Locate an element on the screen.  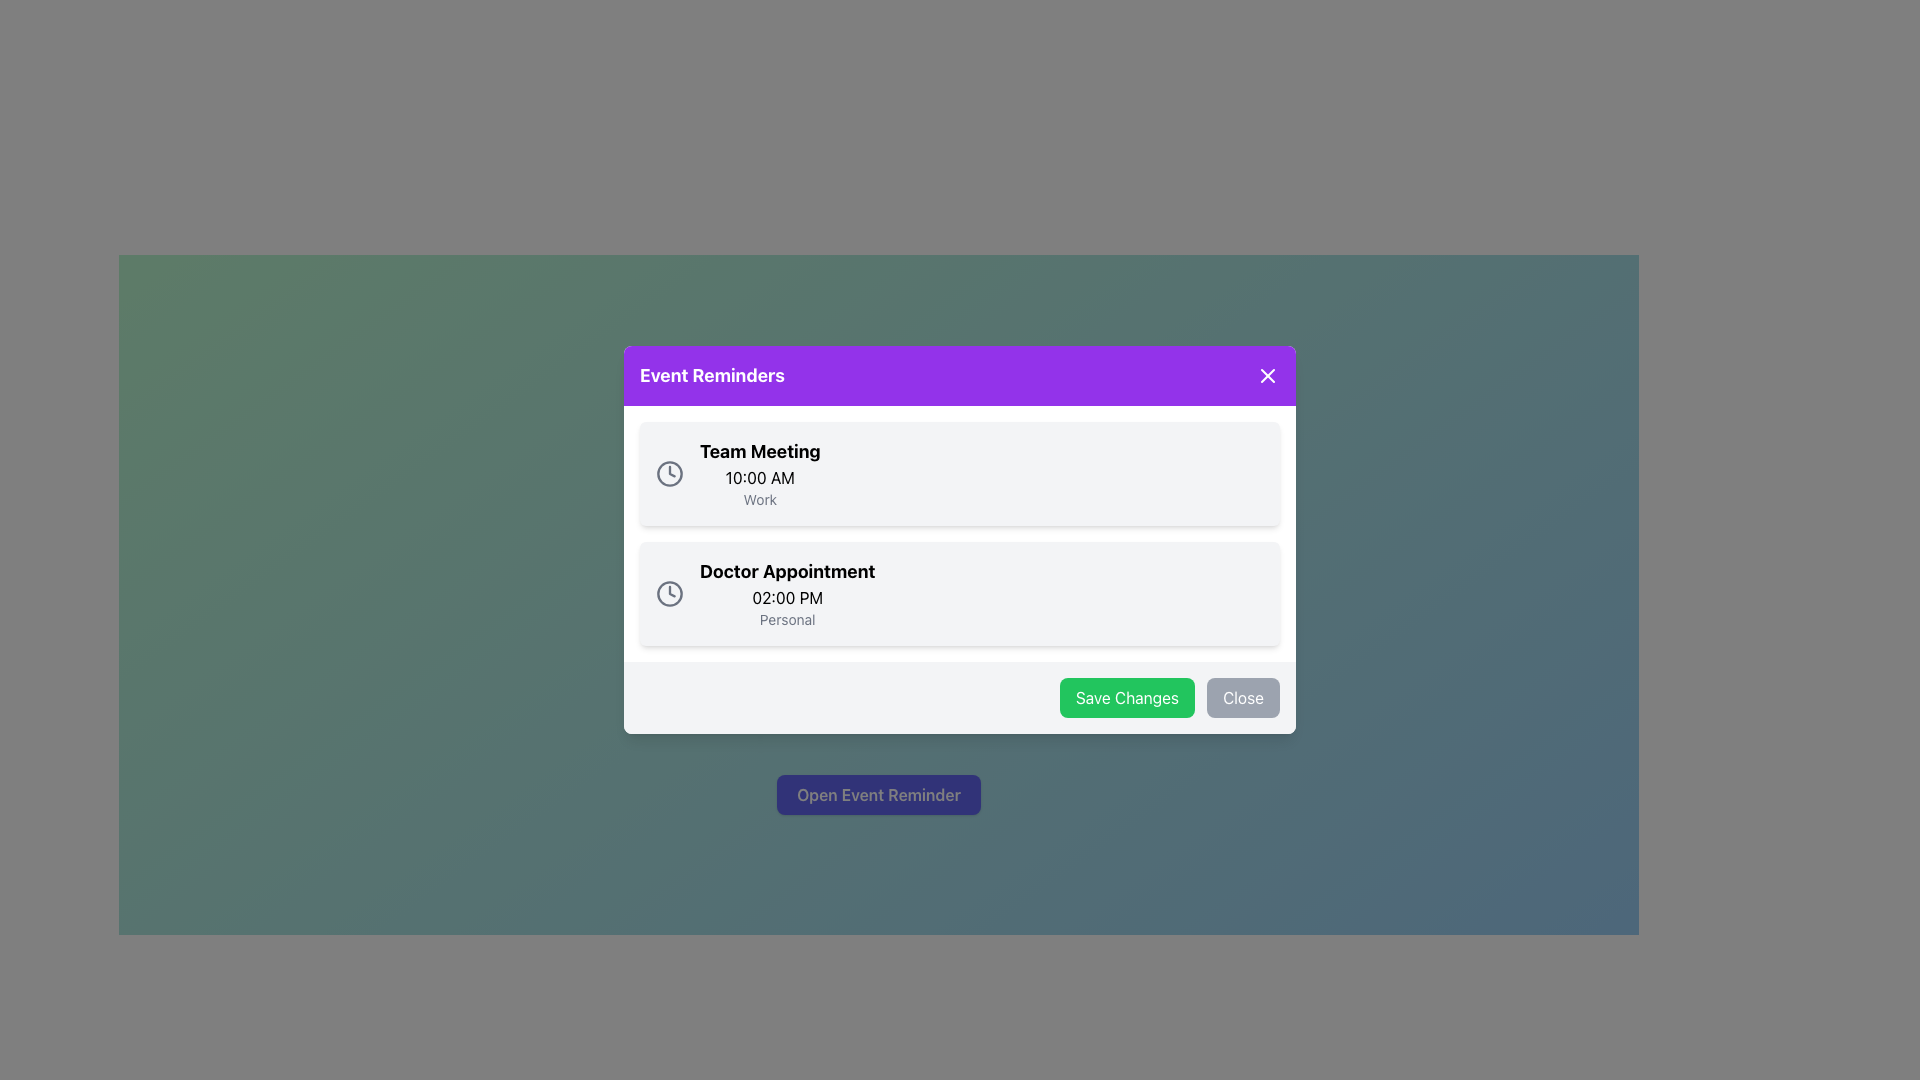
the time indicator text label for the 'Team Meeting' event, which is positioned below the 'Team Meeting' text and above the 'Work' text in the 'Event Reminders' modal is located at coordinates (759, 478).